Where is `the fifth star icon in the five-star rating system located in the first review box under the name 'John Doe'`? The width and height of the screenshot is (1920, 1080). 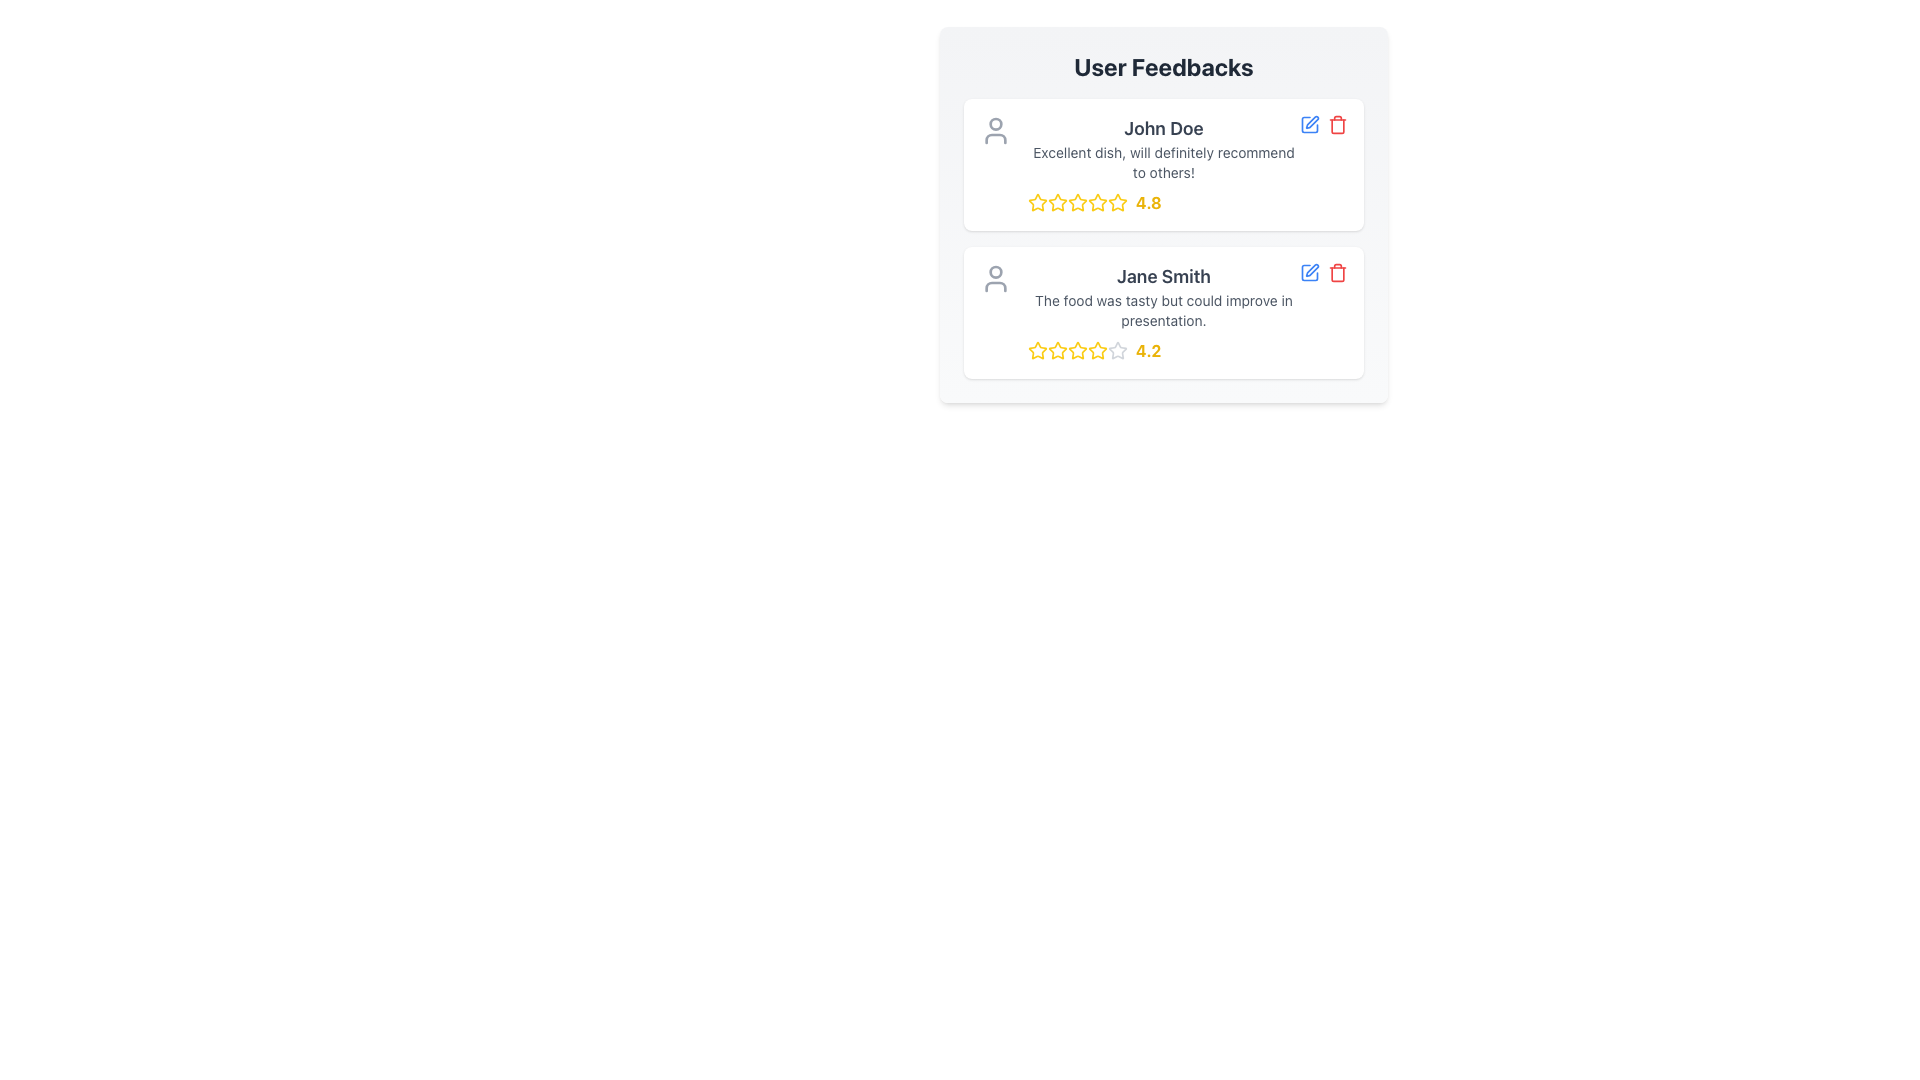 the fifth star icon in the five-star rating system located in the first review box under the name 'John Doe' is located at coordinates (1117, 203).